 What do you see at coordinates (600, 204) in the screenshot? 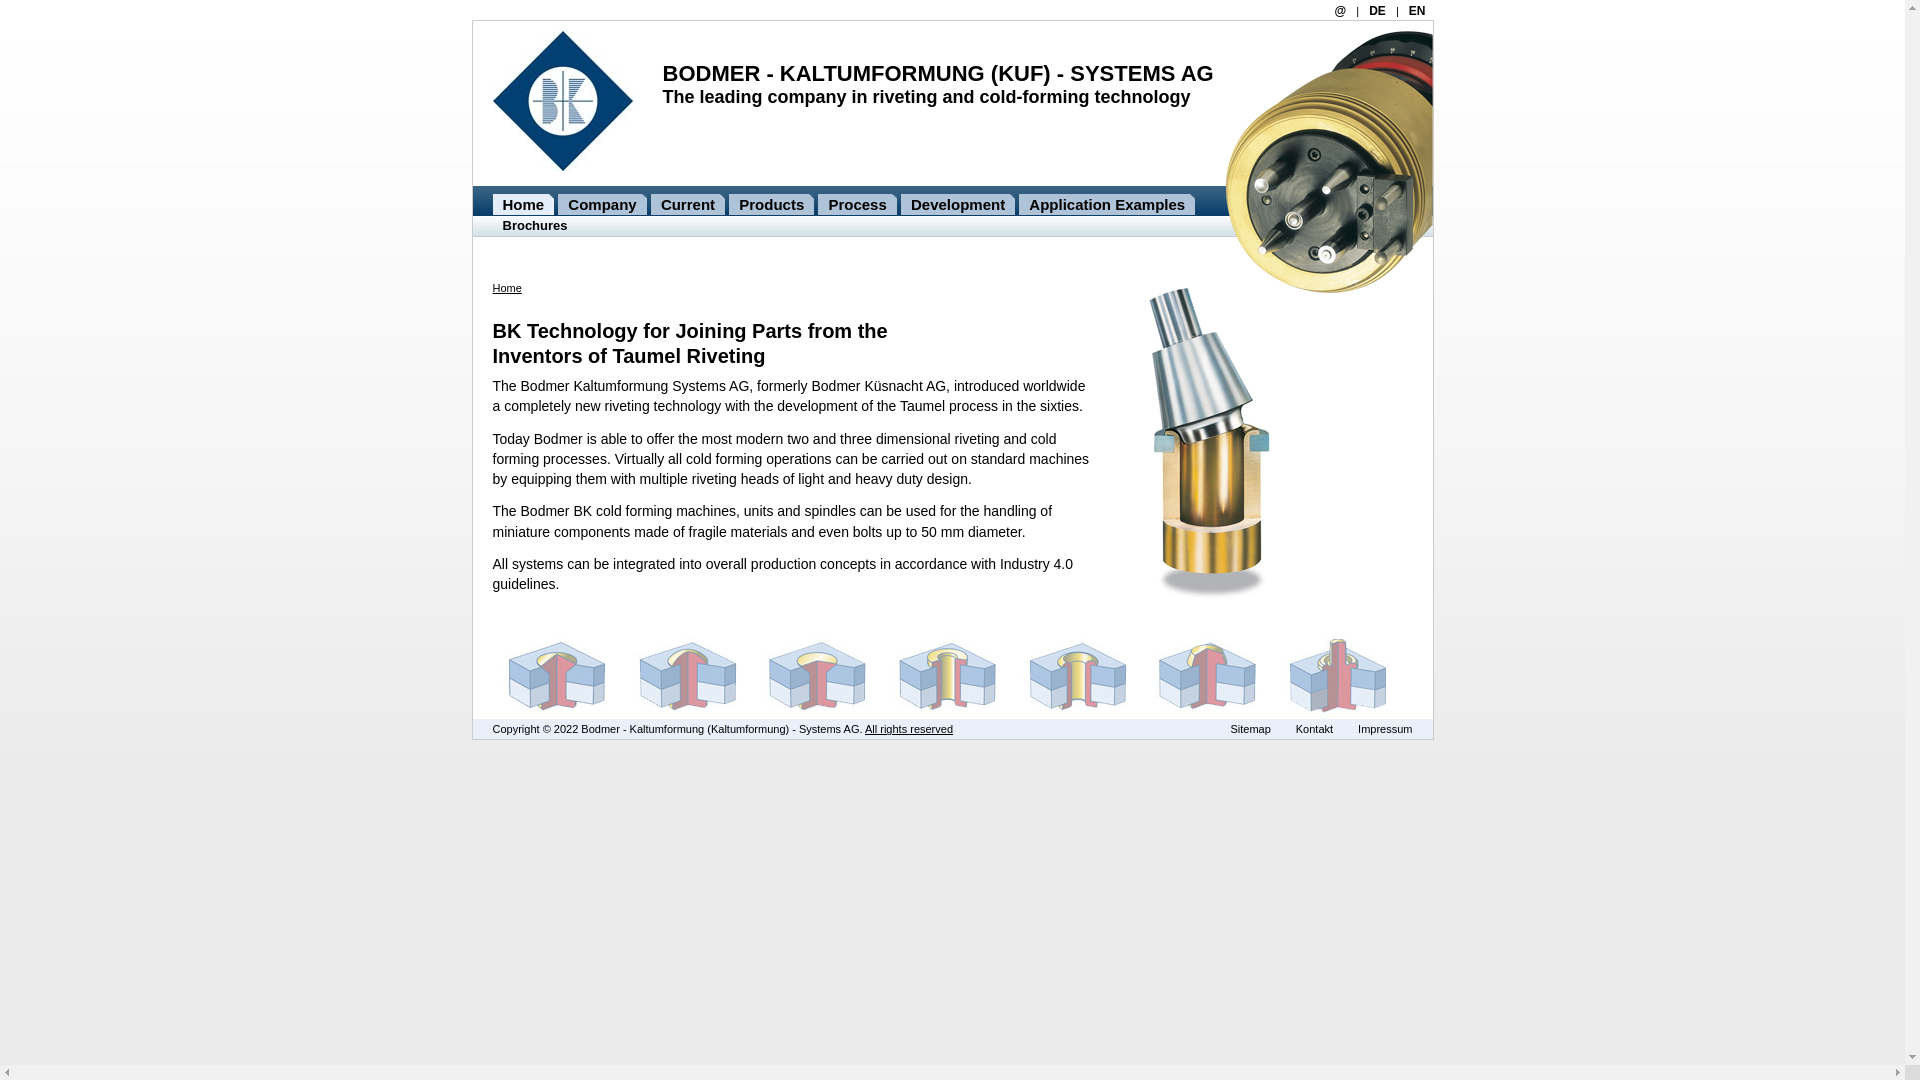
I see `'Company'` at bounding box center [600, 204].